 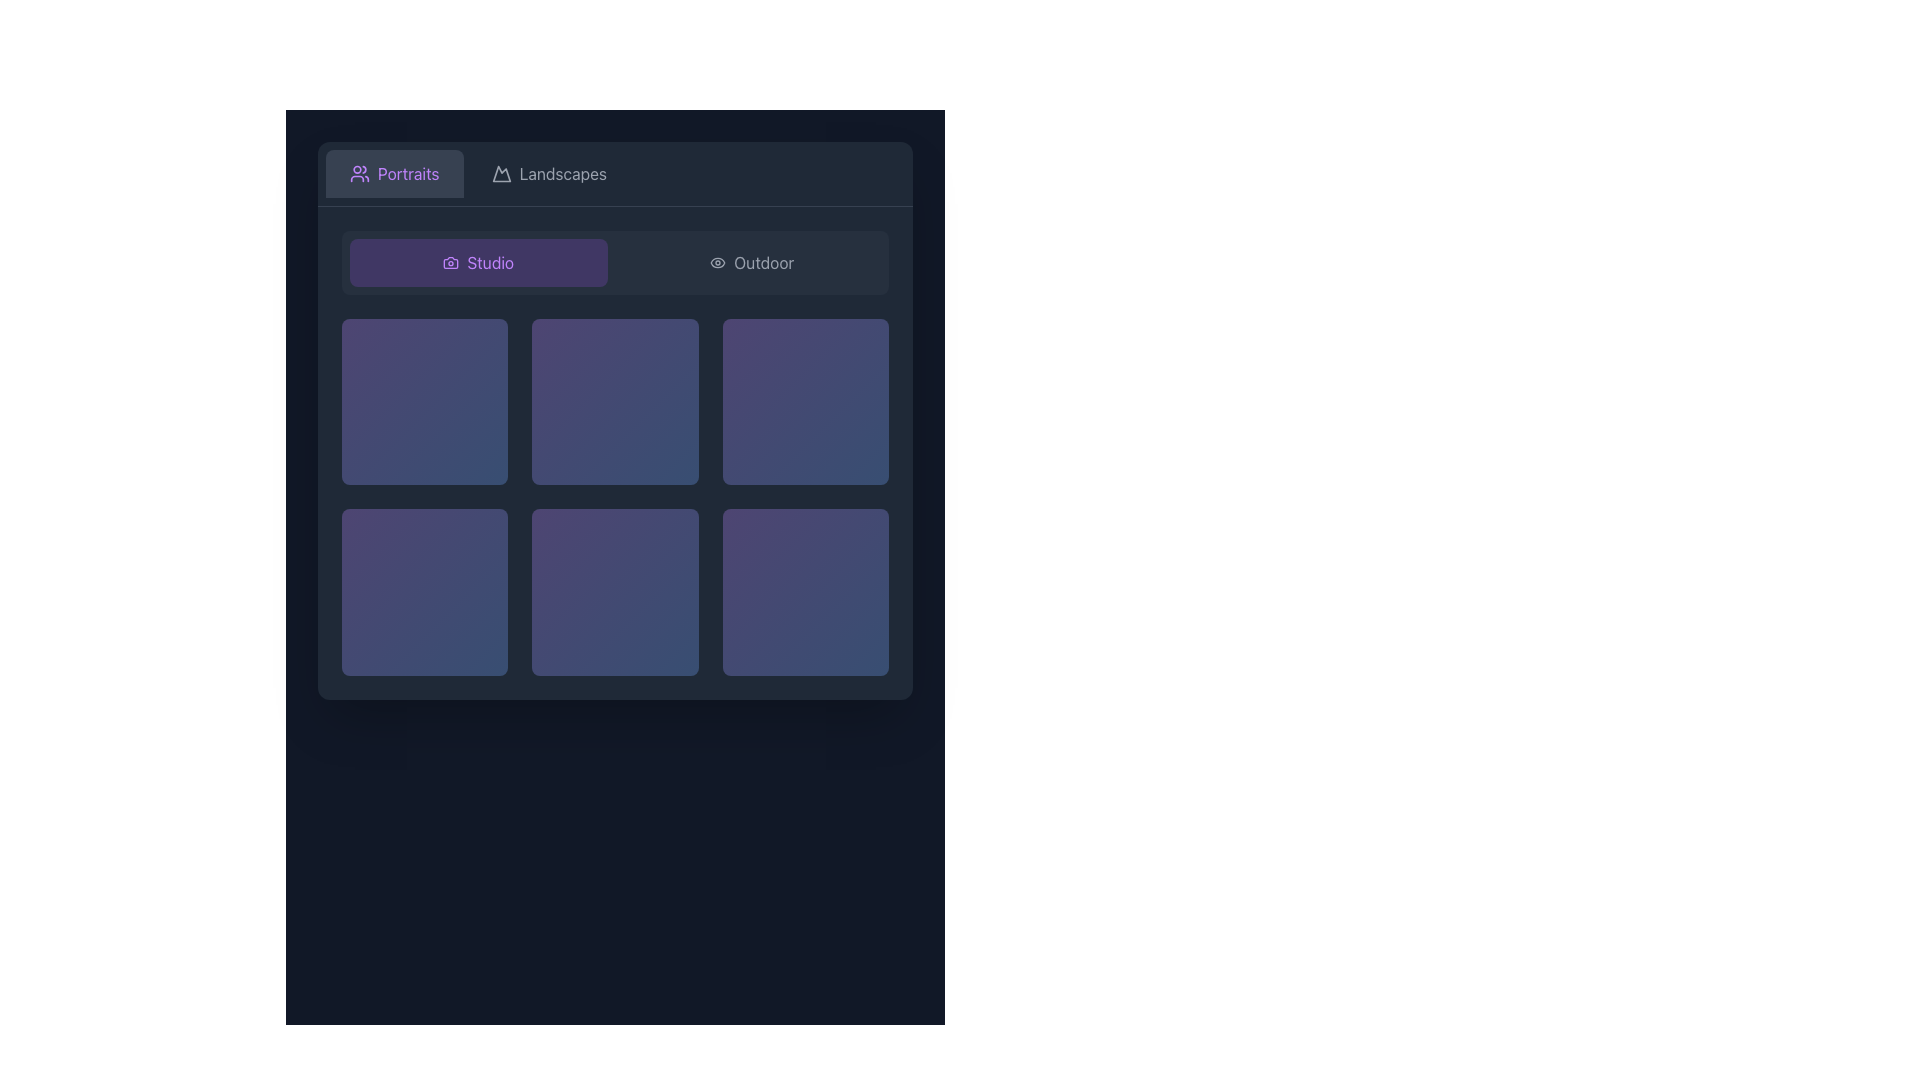 What do you see at coordinates (763, 261) in the screenshot?
I see `the text label displaying 'Outdoor' in light gray on a dark background, located towards the top-right side of a horizontal bar, immediately preceded by an eye icon` at bounding box center [763, 261].